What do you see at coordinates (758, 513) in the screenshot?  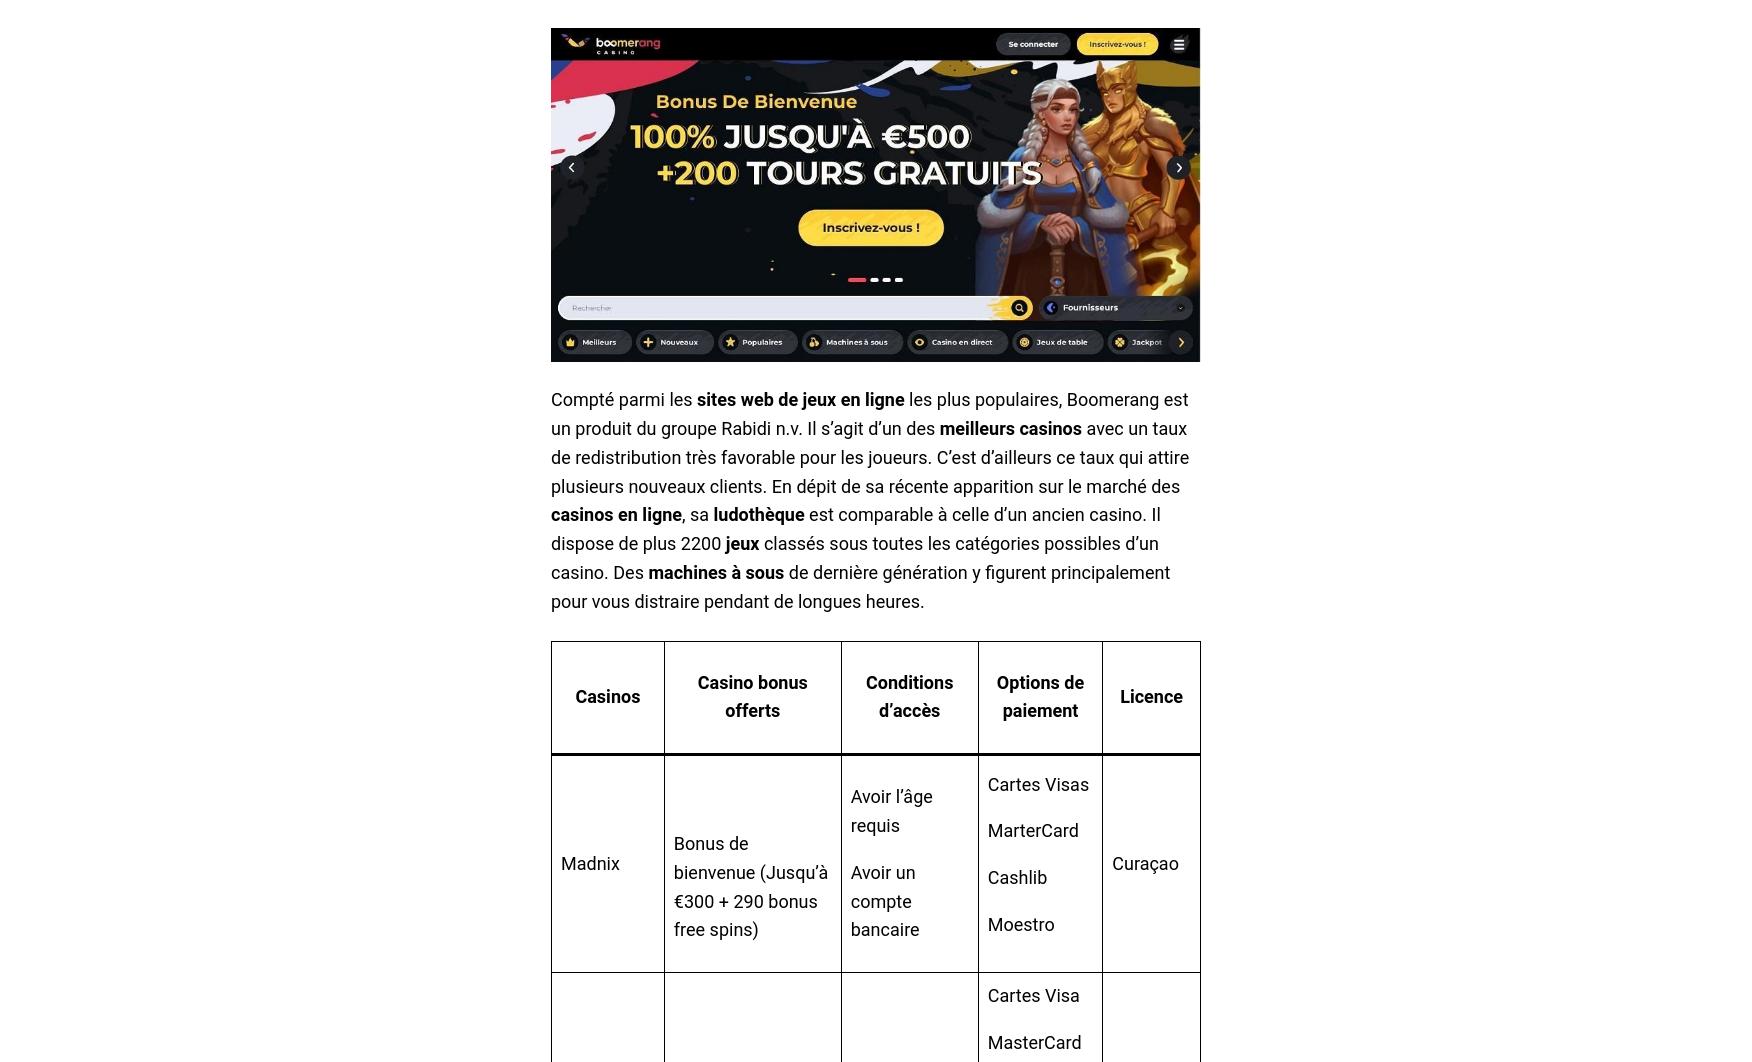 I see `'ludothèque'` at bounding box center [758, 513].